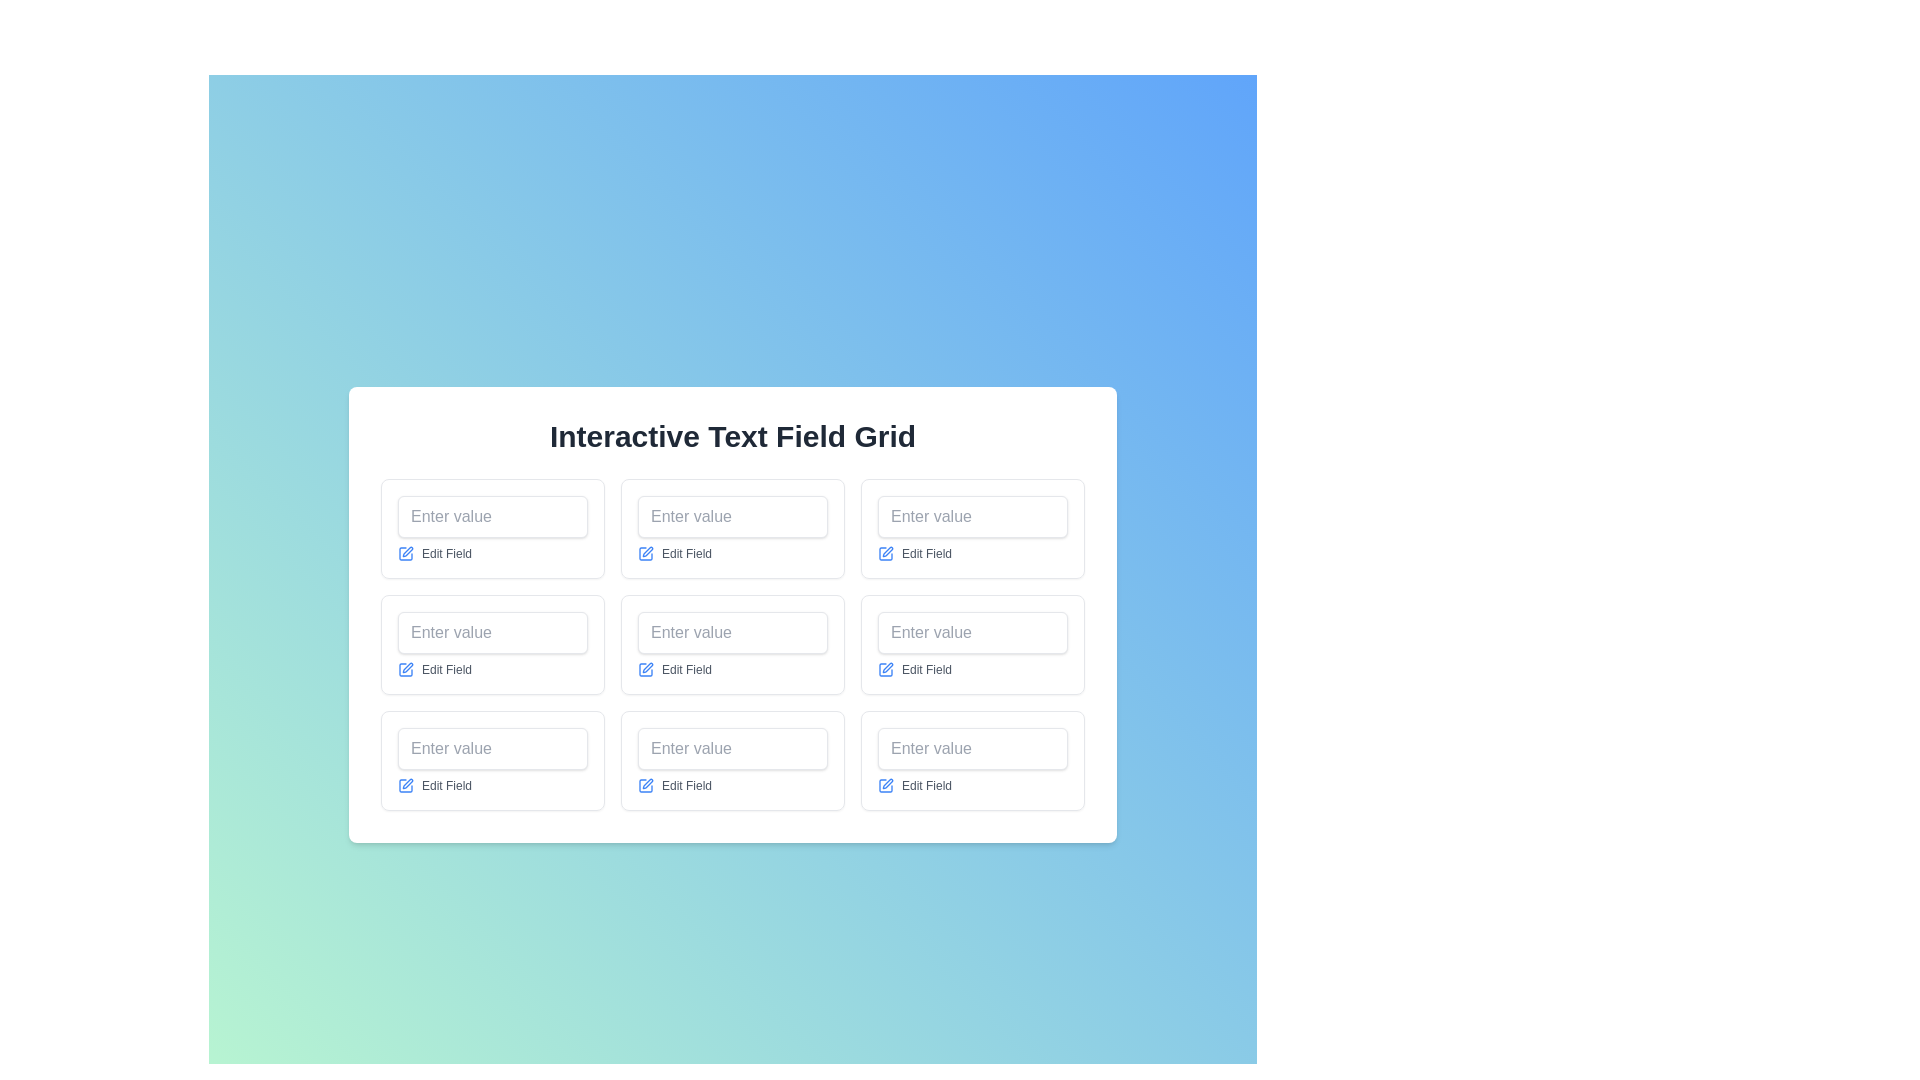  Describe the element at coordinates (885, 670) in the screenshot. I see `on the edit icon located` at that location.